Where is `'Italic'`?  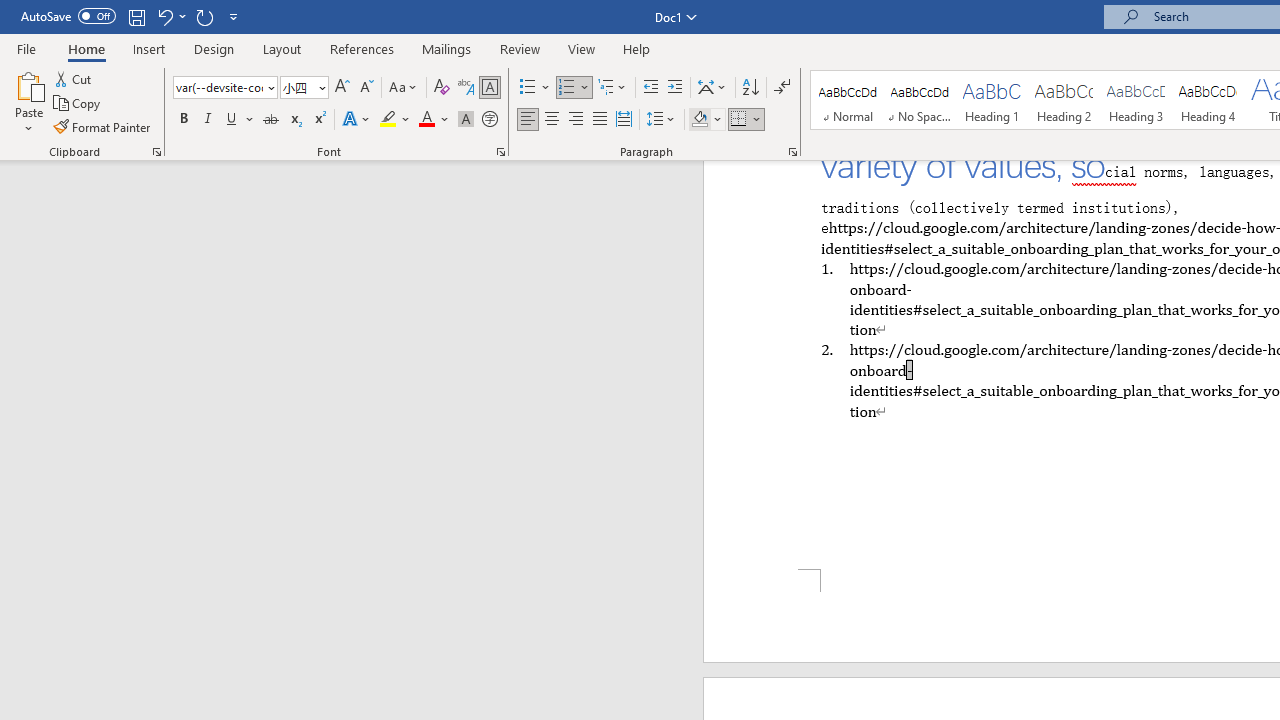 'Italic' is located at coordinates (208, 119).